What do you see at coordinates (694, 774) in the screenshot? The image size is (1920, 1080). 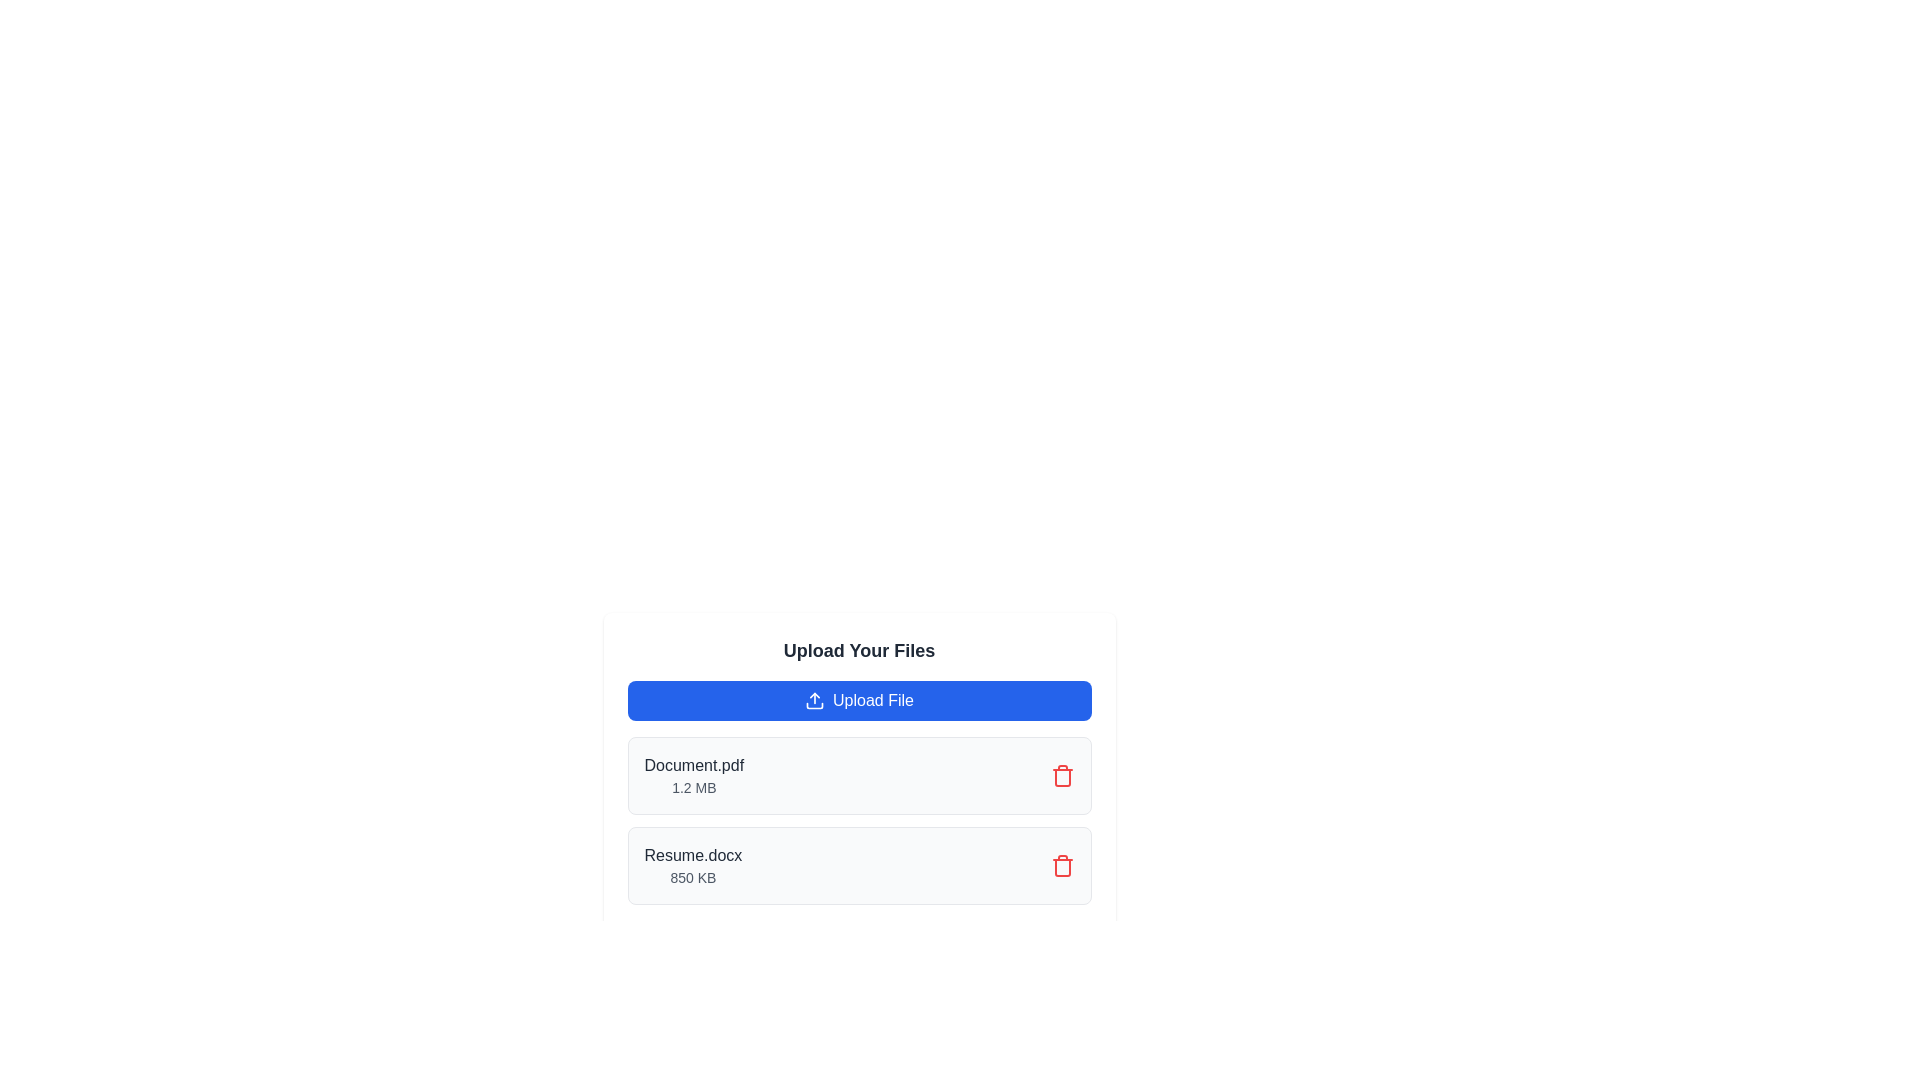 I see `the text label displaying 'Document.pdf' and '1.2 MB' located within the first item of the list layout beneath the 'Upload File' button` at bounding box center [694, 774].